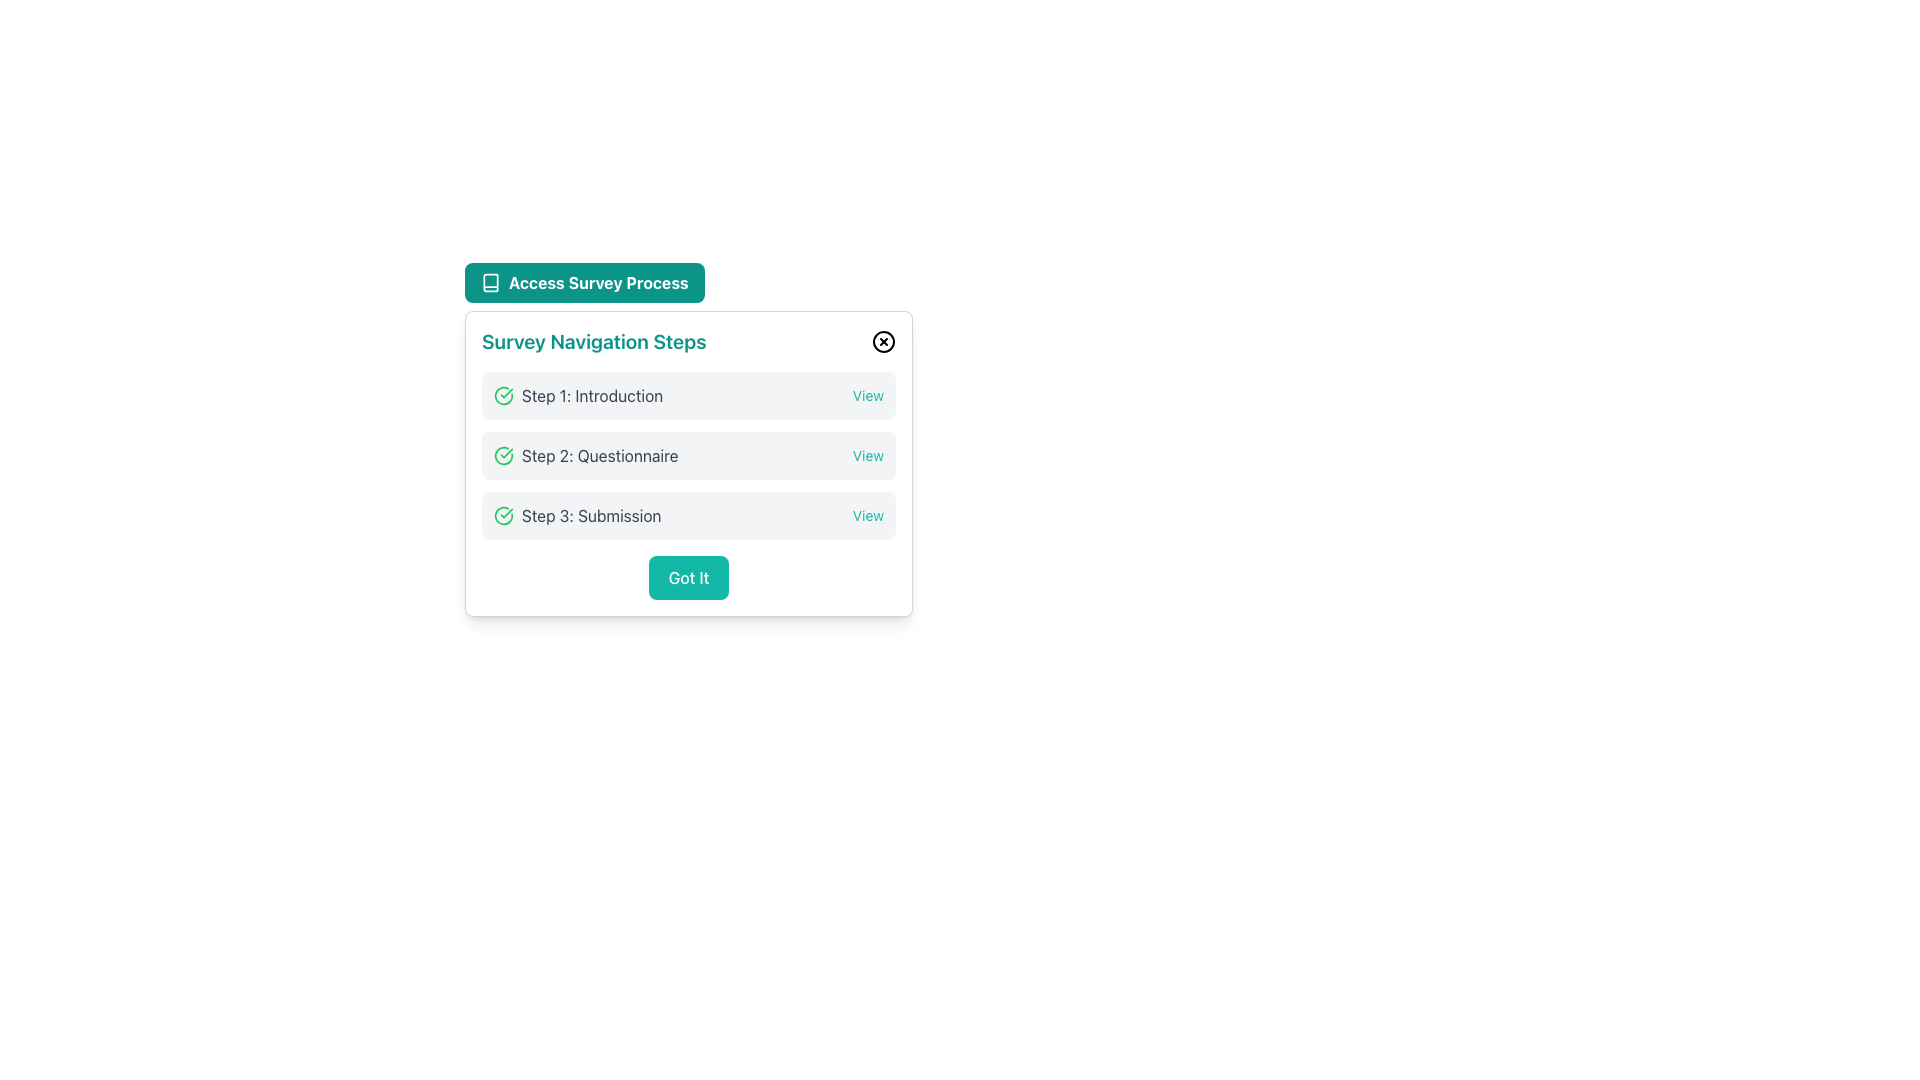  I want to click on the second step in the navigational survey flow, which provides a clickable link for more details, so click(689, 455).